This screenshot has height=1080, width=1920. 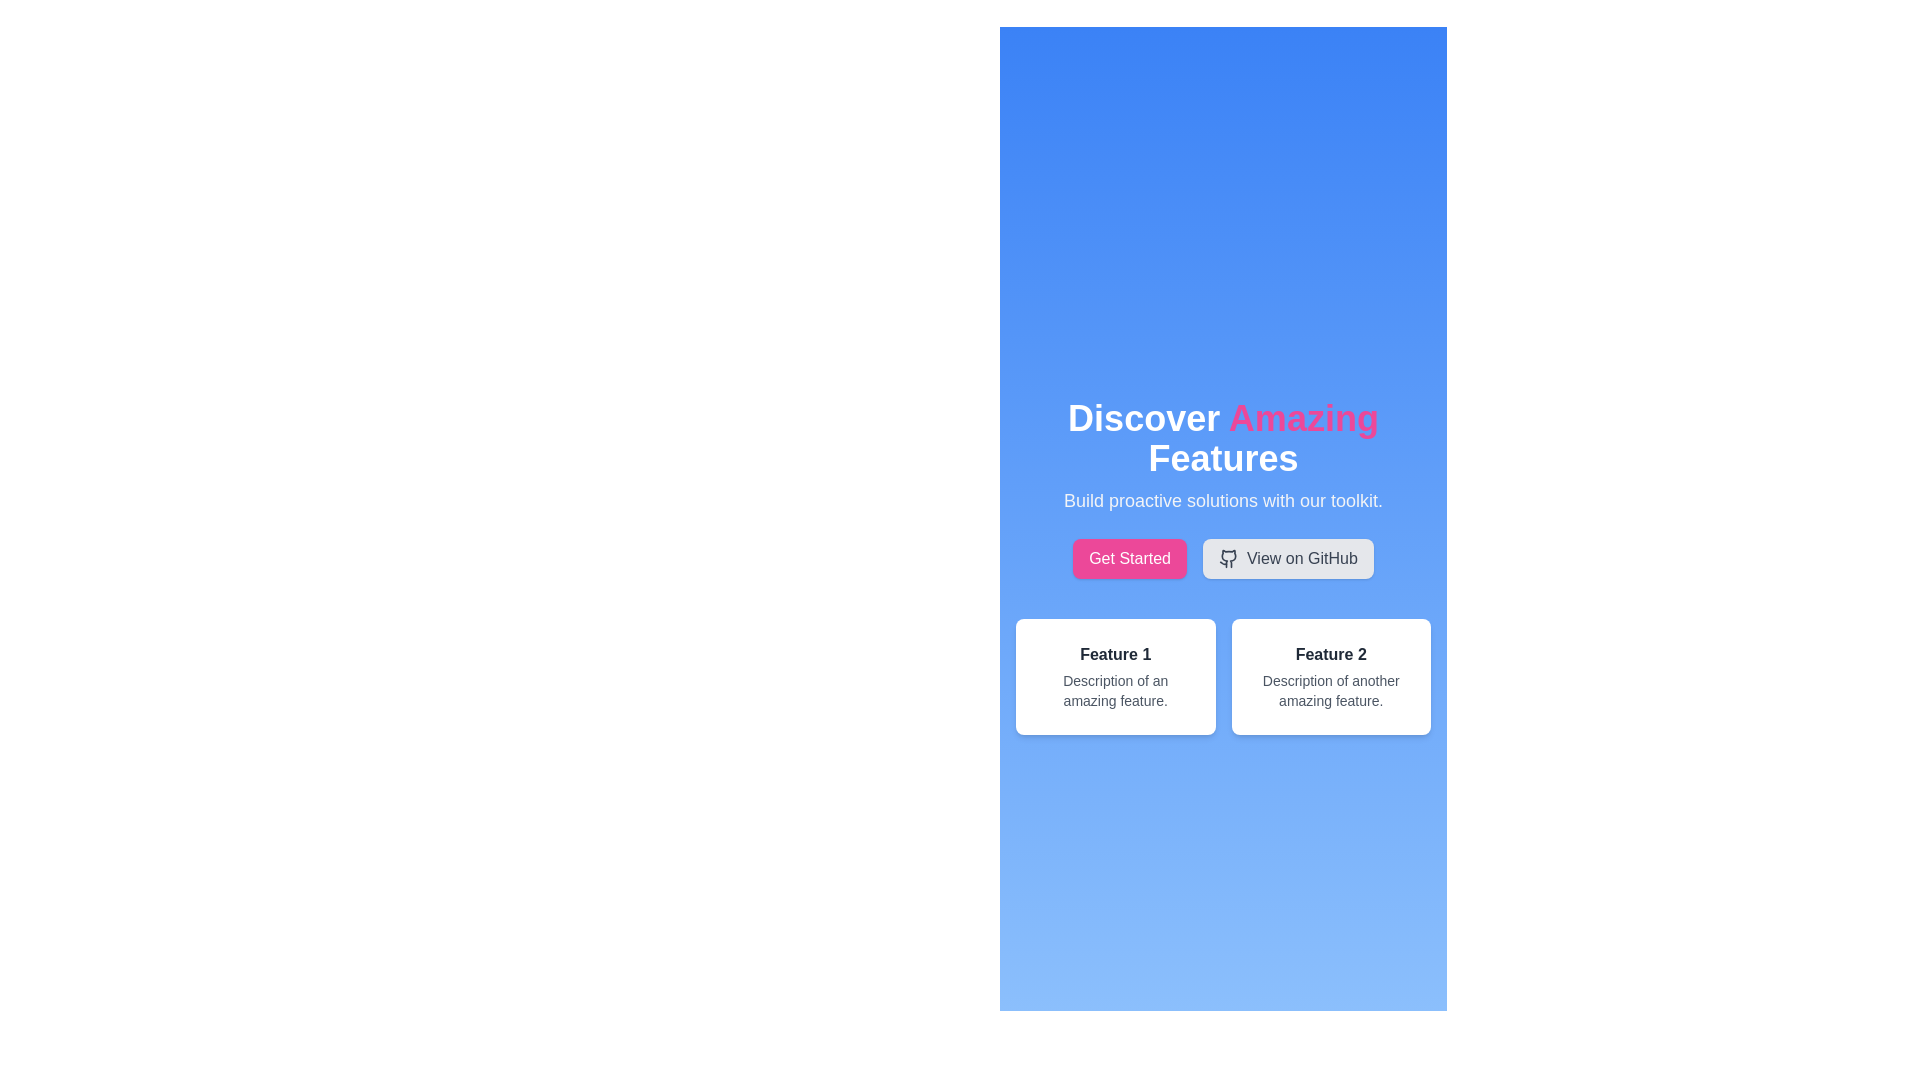 What do you see at coordinates (1227, 559) in the screenshot?
I see `the GitHub icon located to the left of the 'View on GitHub' text within the rectangular button at the upper center of the interface` at bounding box center [1227, 559].